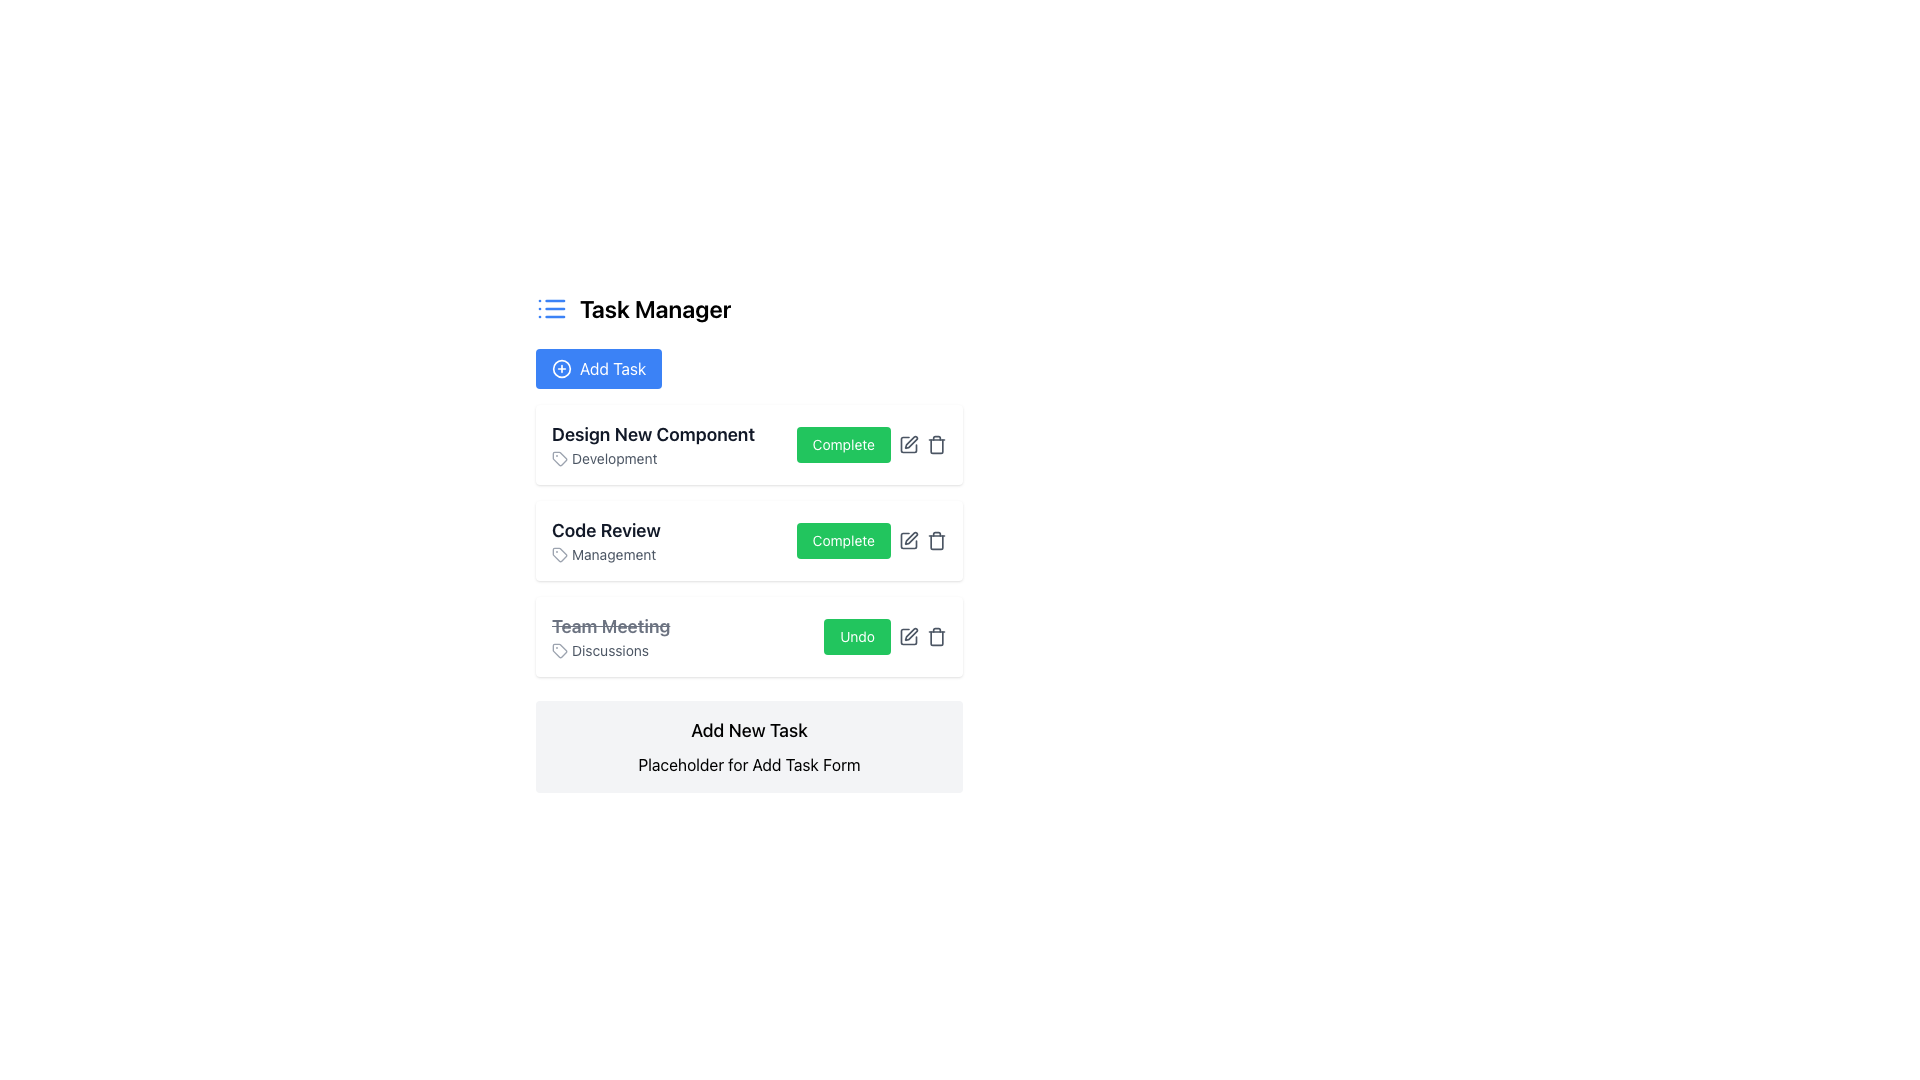  I want to click on the Pen Edit Icon located in the 'Design New Component' task entry, so click(910, 441).